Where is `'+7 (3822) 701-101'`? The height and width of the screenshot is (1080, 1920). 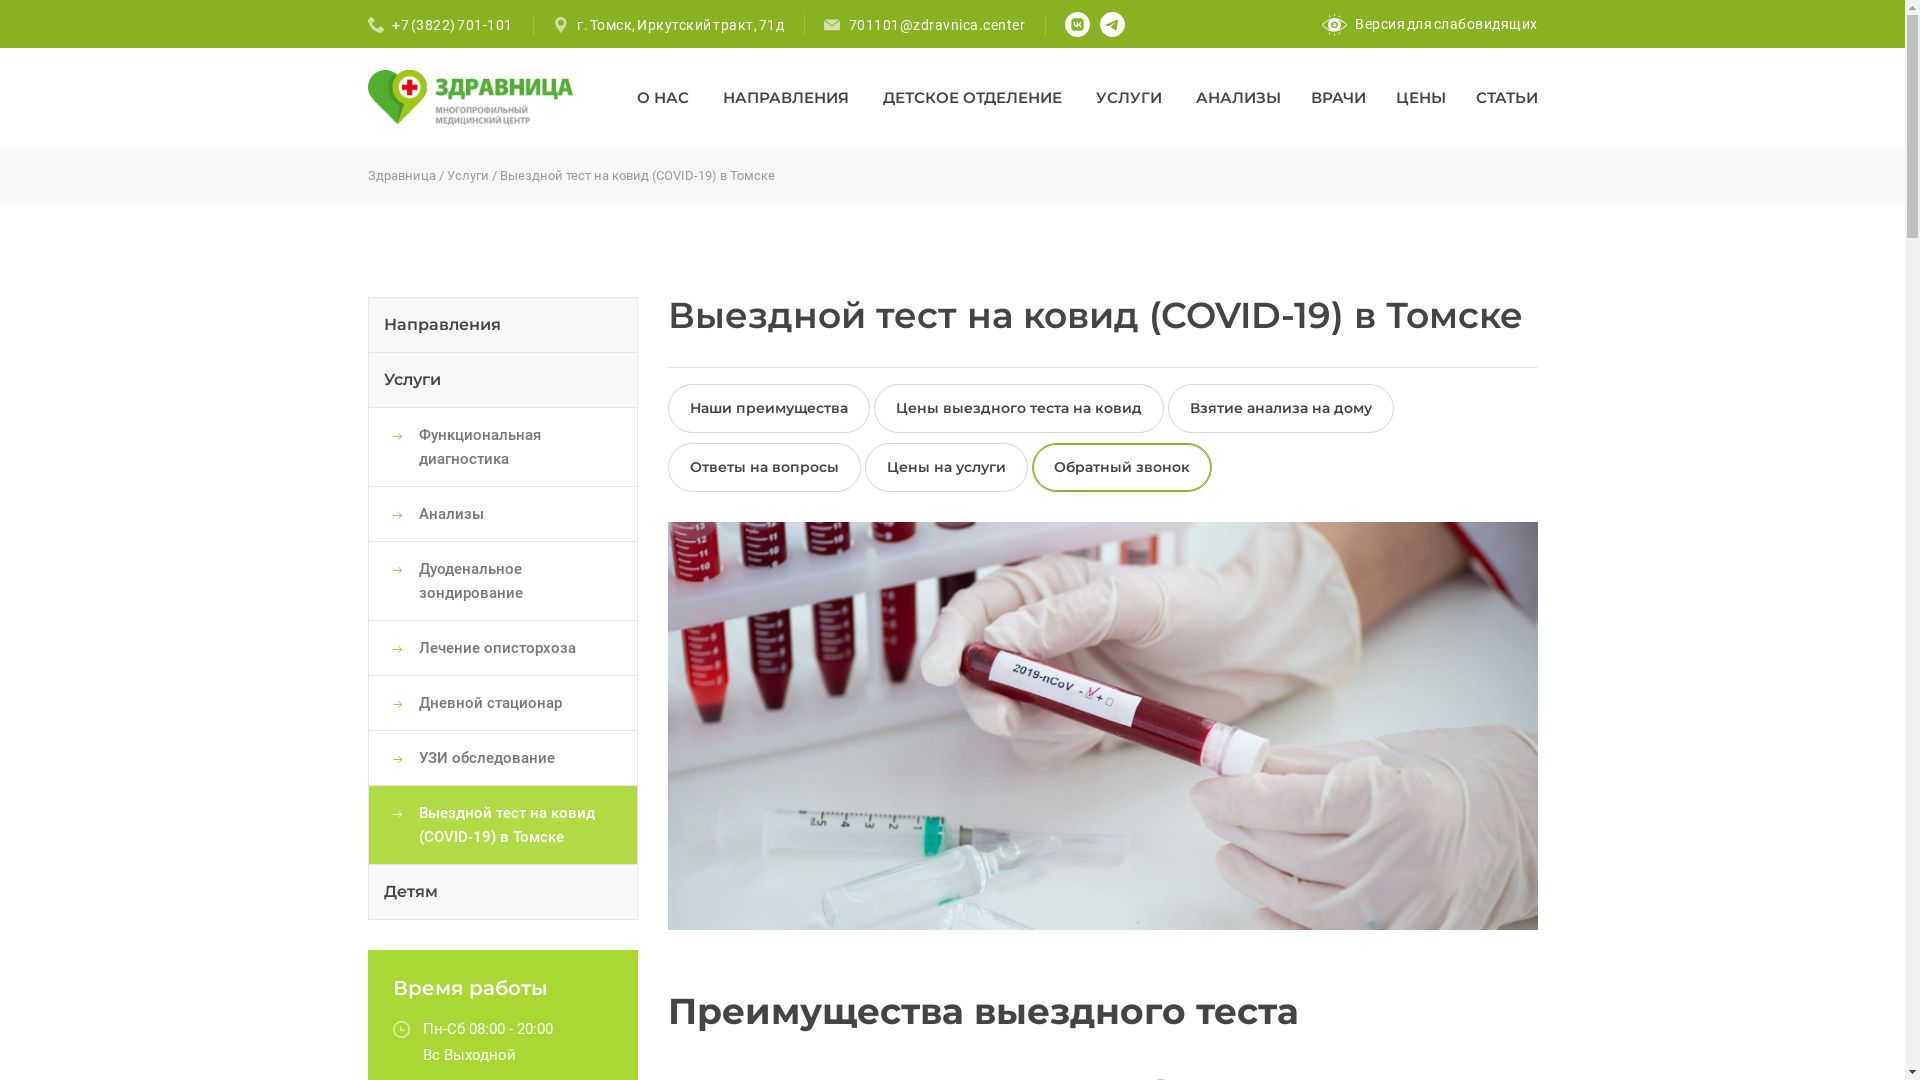
'+7 (3822) 701-101' is located at coordinates (451, 24).